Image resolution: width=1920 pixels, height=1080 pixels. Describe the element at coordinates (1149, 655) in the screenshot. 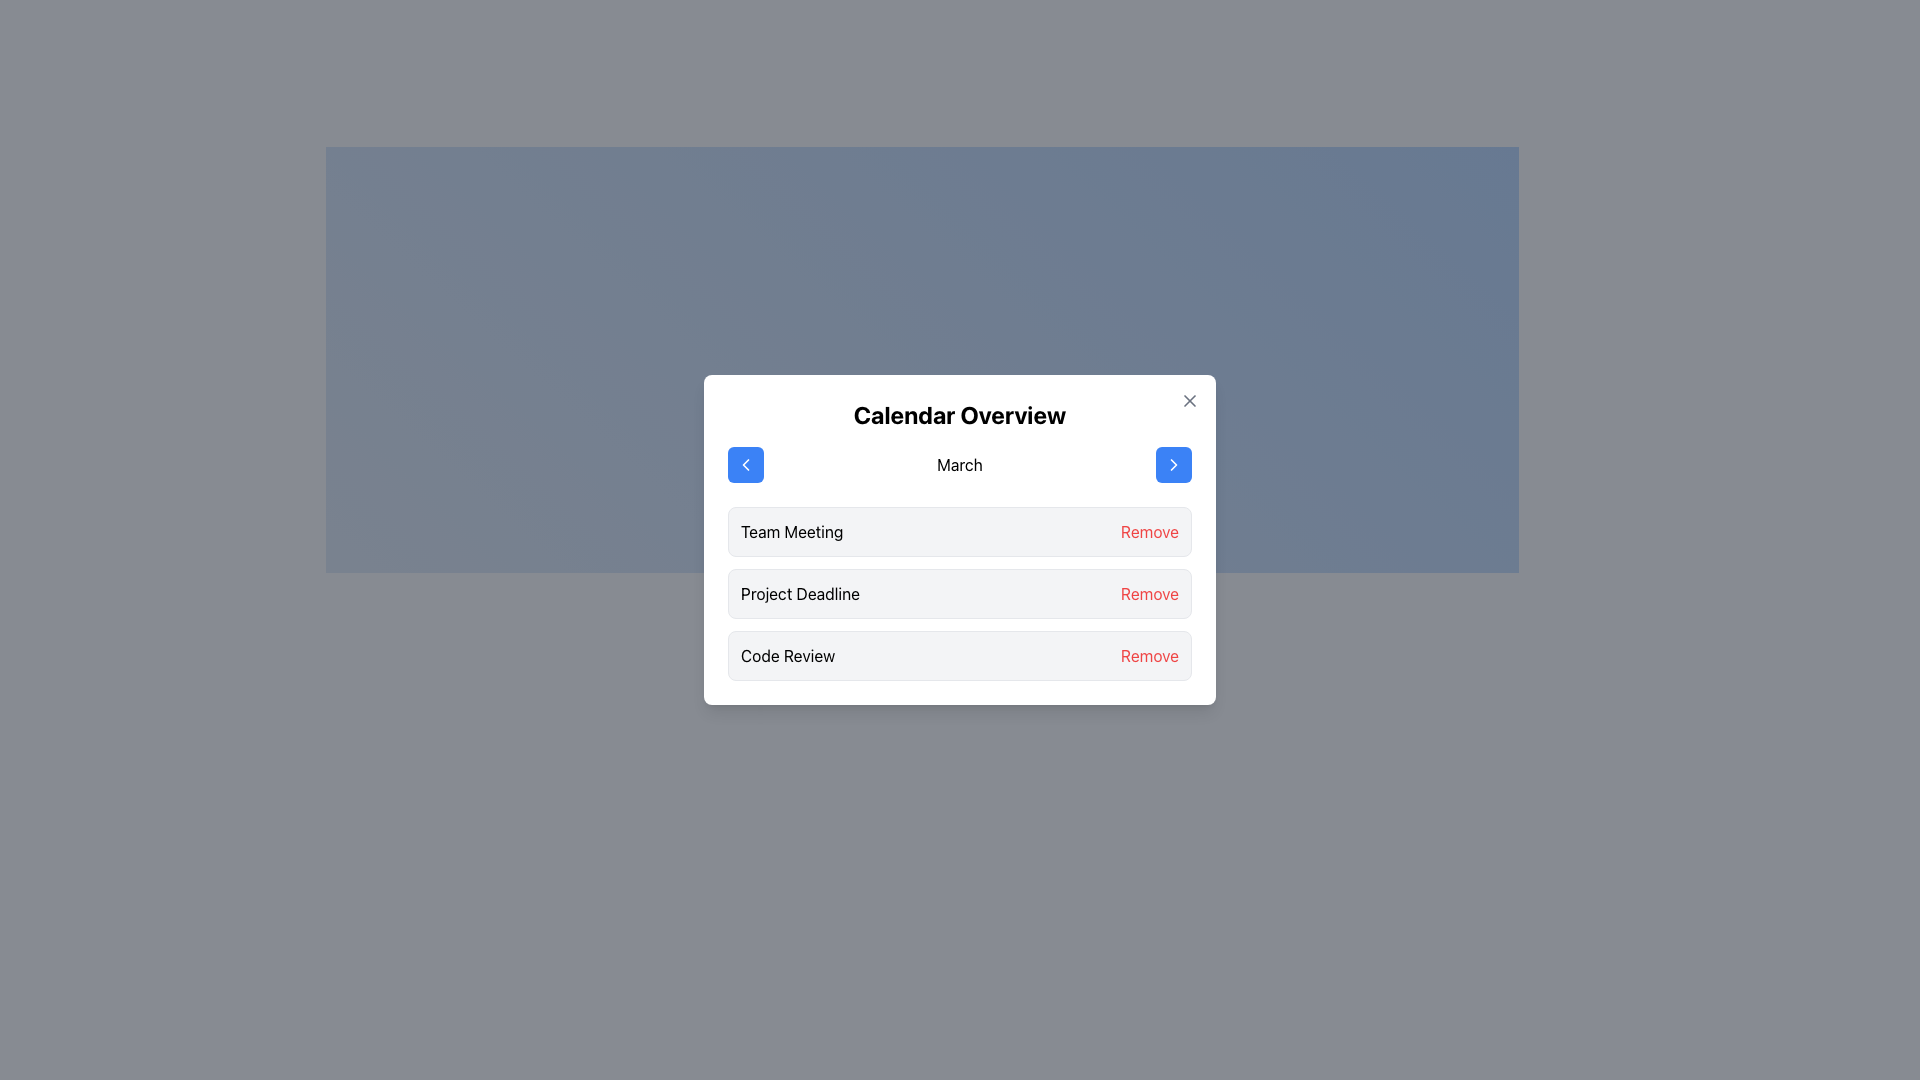

I see `the interactive text link styled as a button labeled 'Remove' located to the right of 'Code Review' in the third row of the modal dialog` at that location.